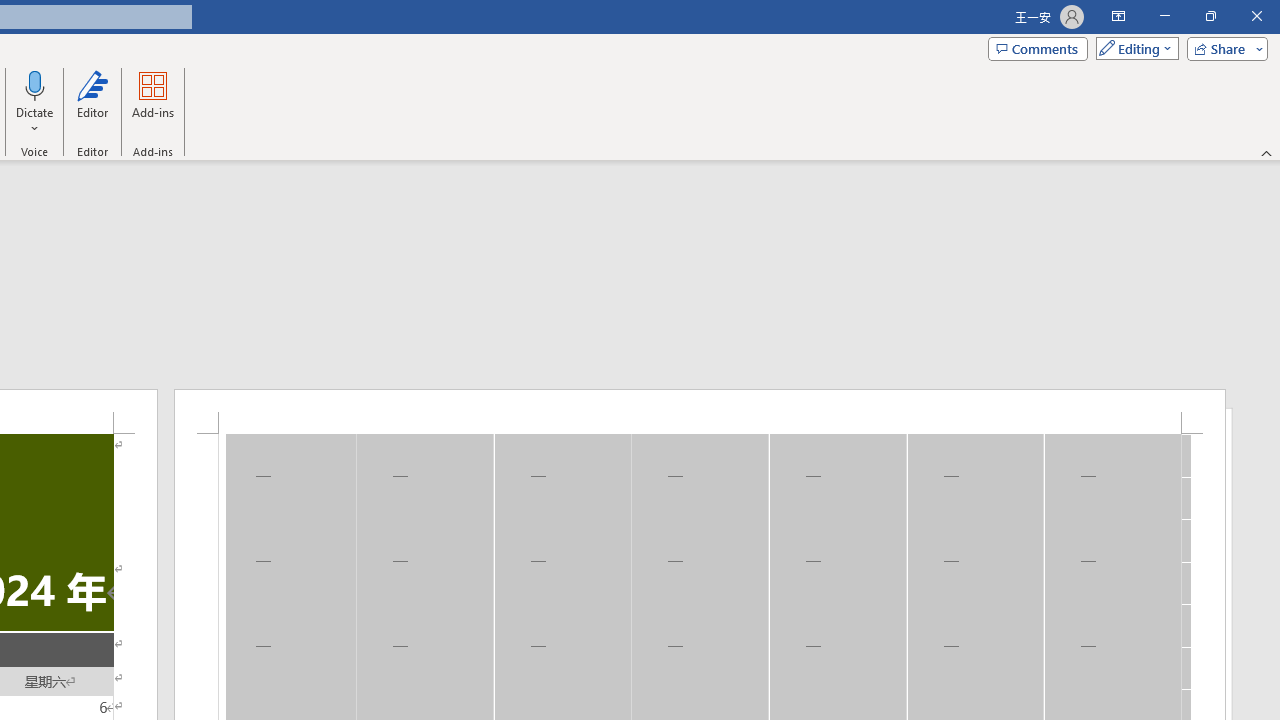 The width and height of the screenshot is (1280, 720). What do you see at coordinates (35, 84) in the screenshot?
I see `'Dictate'` at bounding box center [35, 84].